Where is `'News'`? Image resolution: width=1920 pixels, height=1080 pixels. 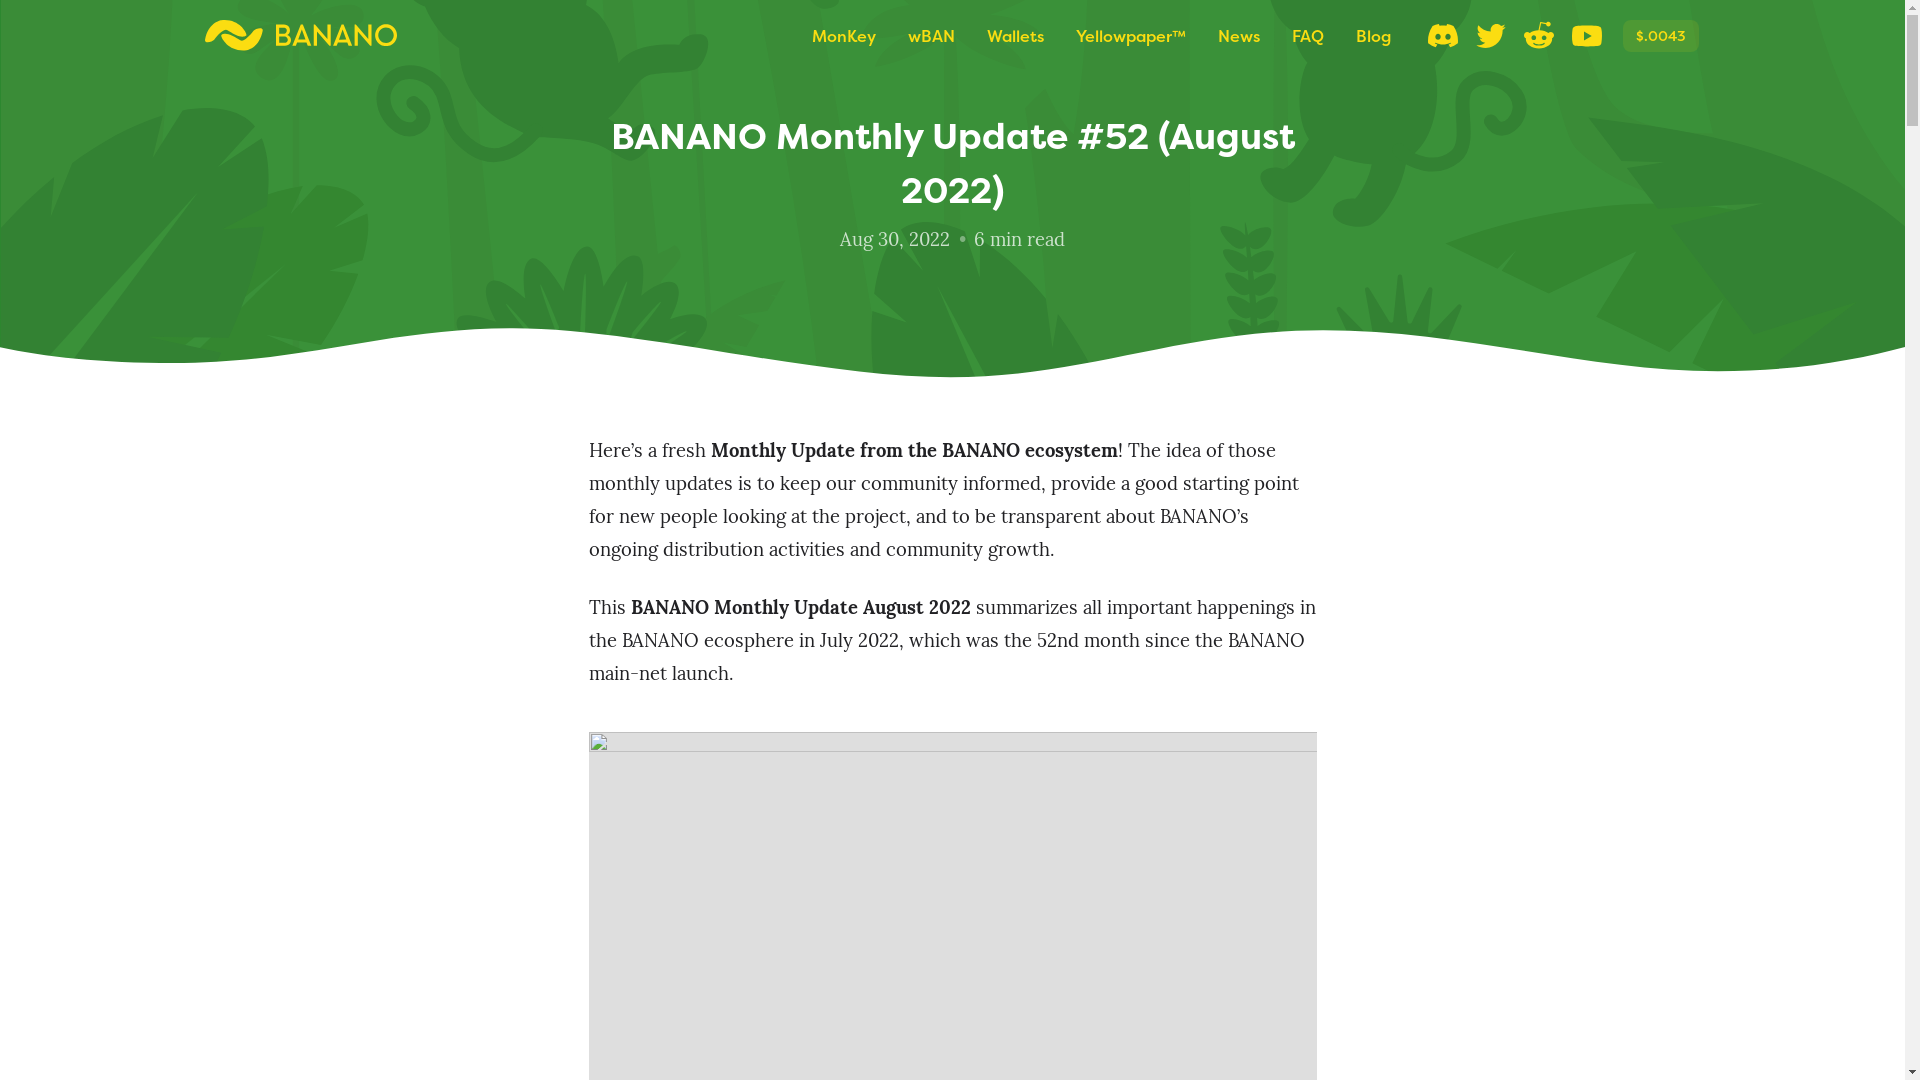 'News' is located at coordinates (1237, 36).